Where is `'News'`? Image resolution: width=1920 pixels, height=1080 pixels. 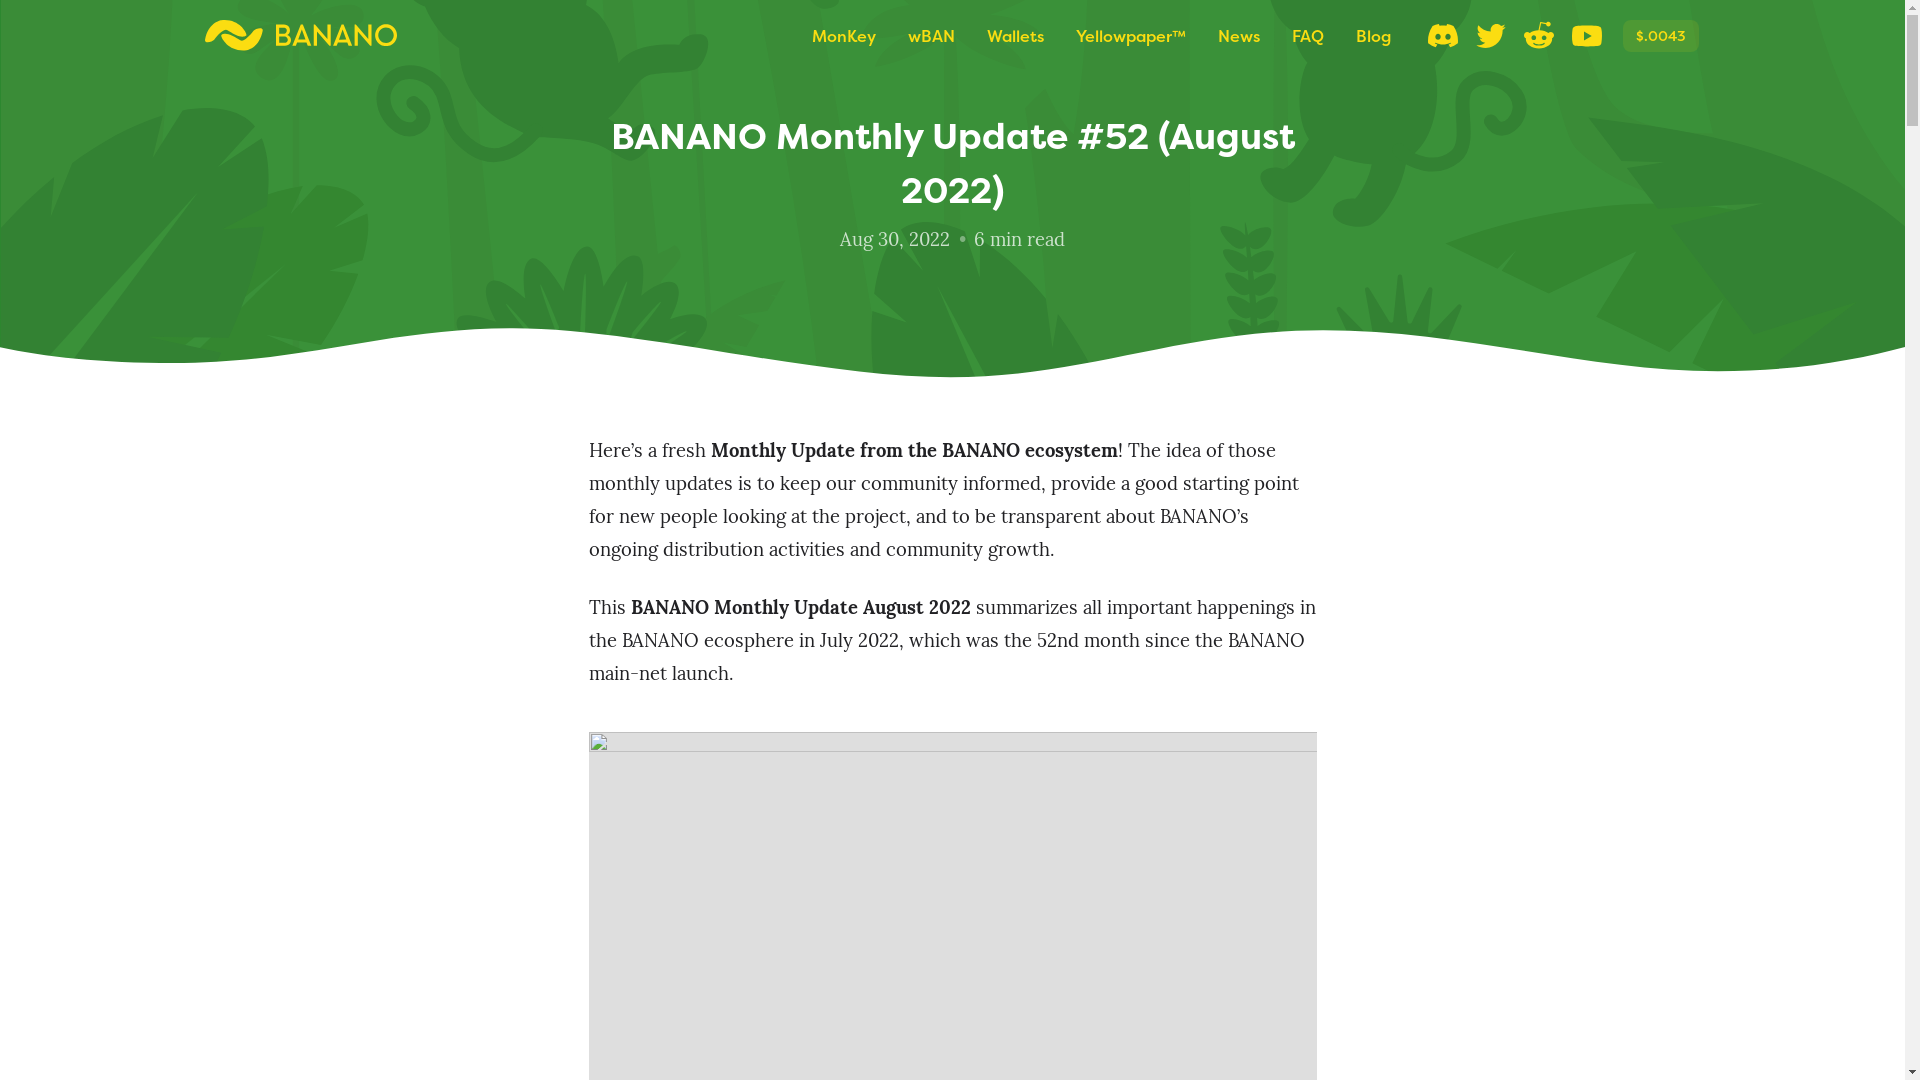 'News' is located at coordinates (1237, 36).